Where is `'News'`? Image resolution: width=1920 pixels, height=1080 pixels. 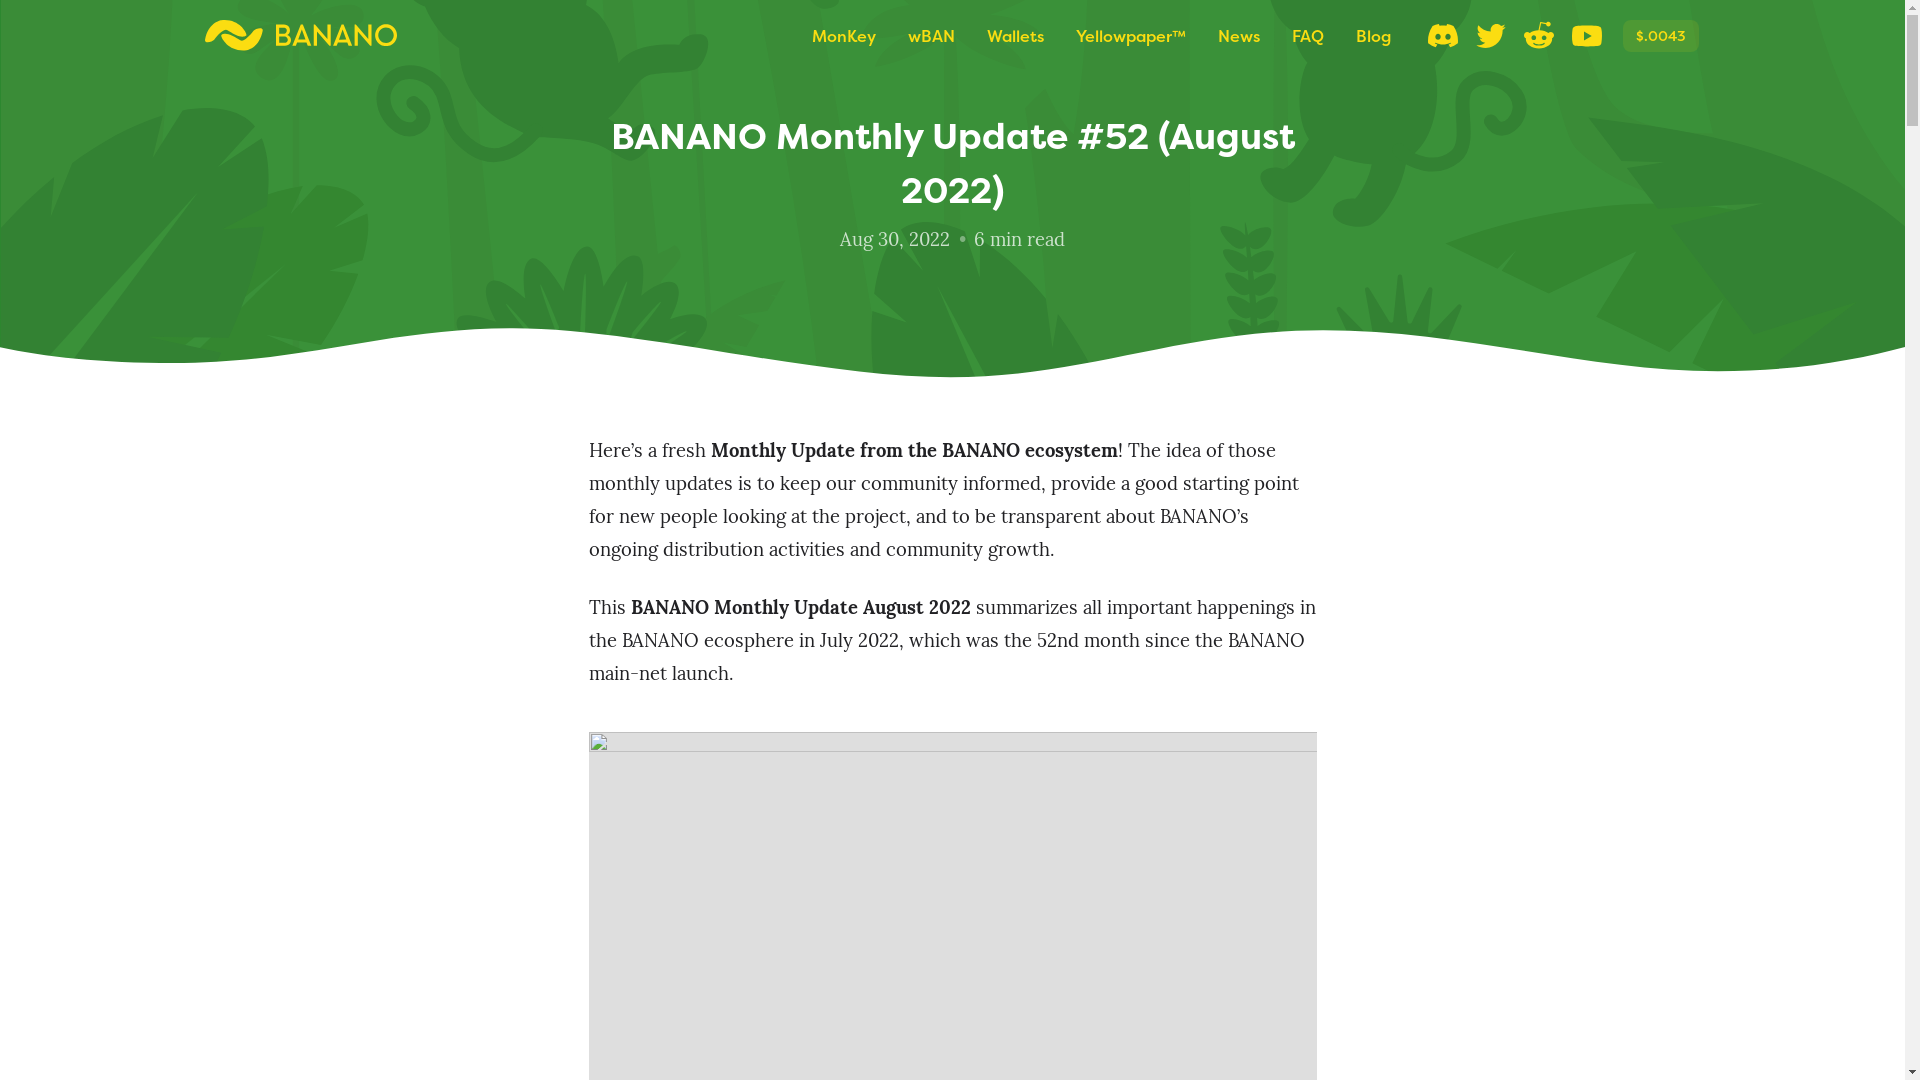 'News' is located at coordinates (1237, 36).